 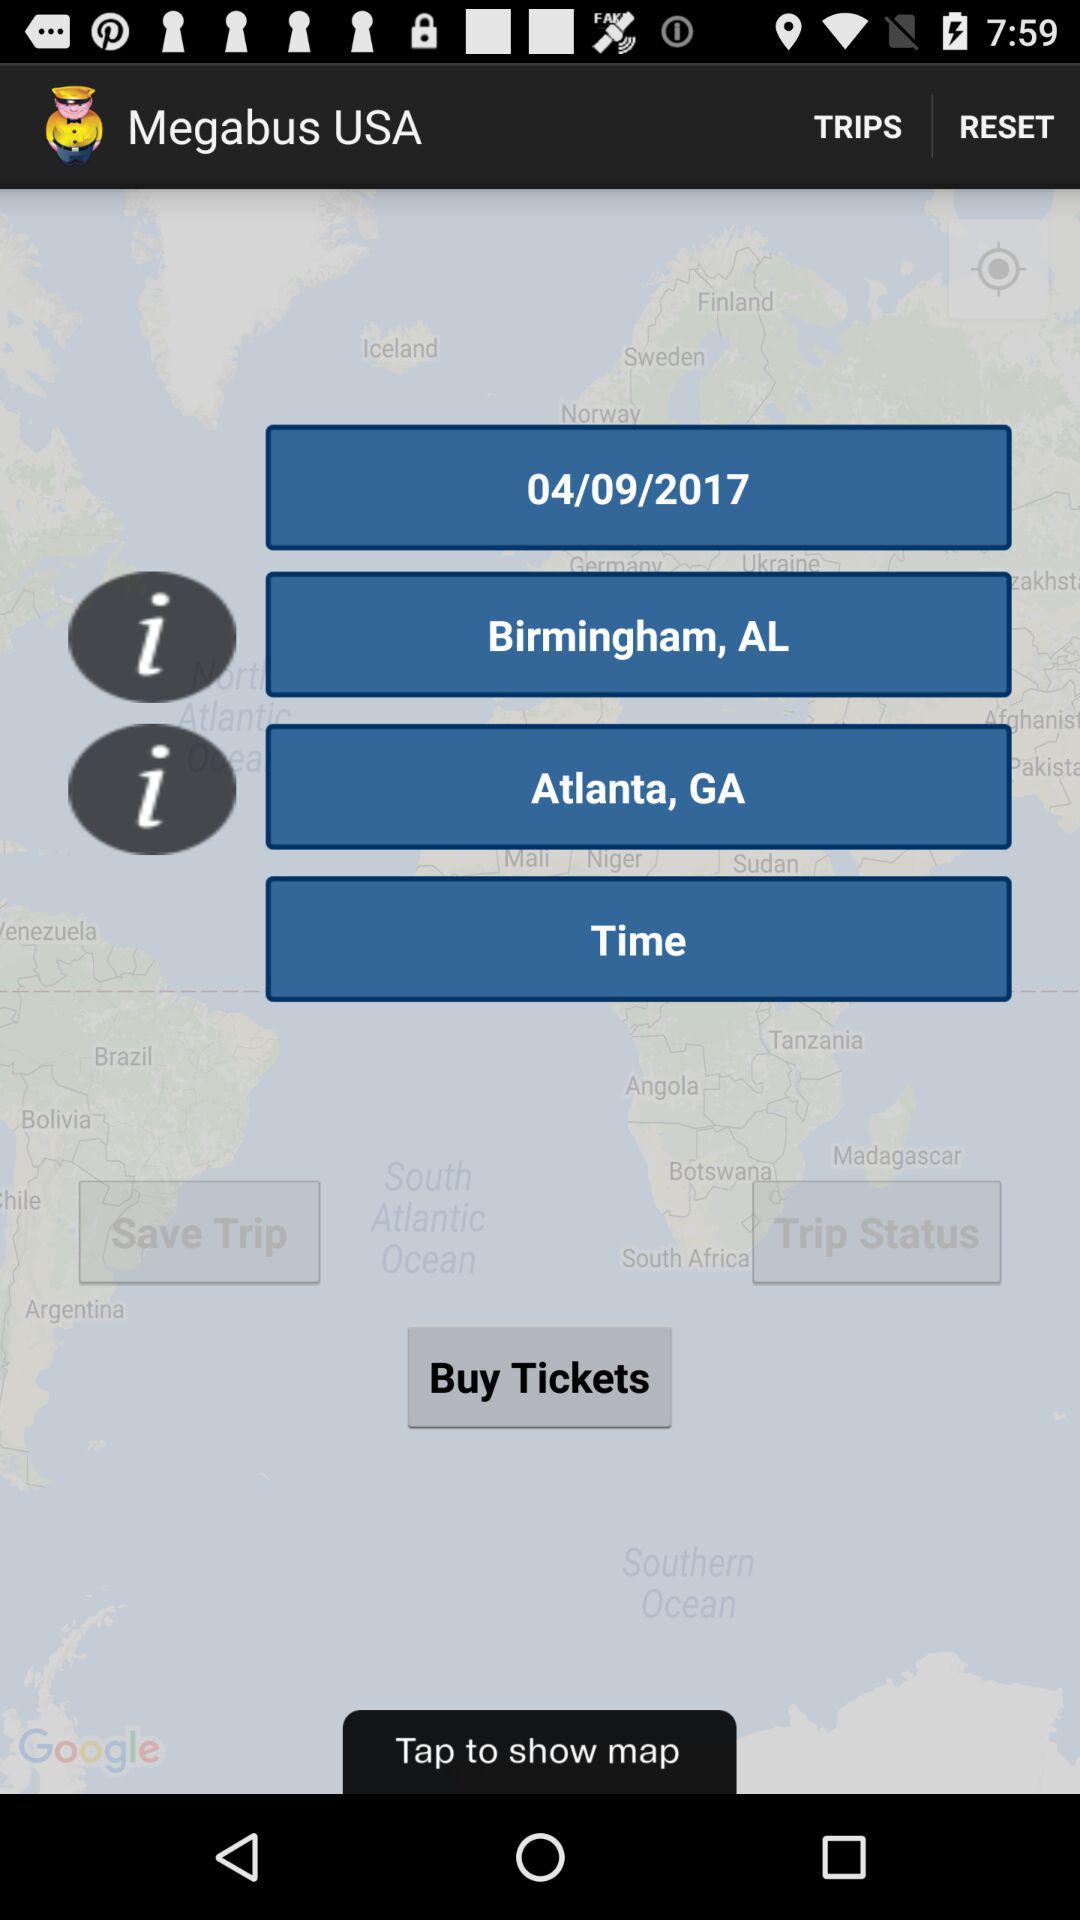 I want to click on the trips, so click(x=856, y=124).